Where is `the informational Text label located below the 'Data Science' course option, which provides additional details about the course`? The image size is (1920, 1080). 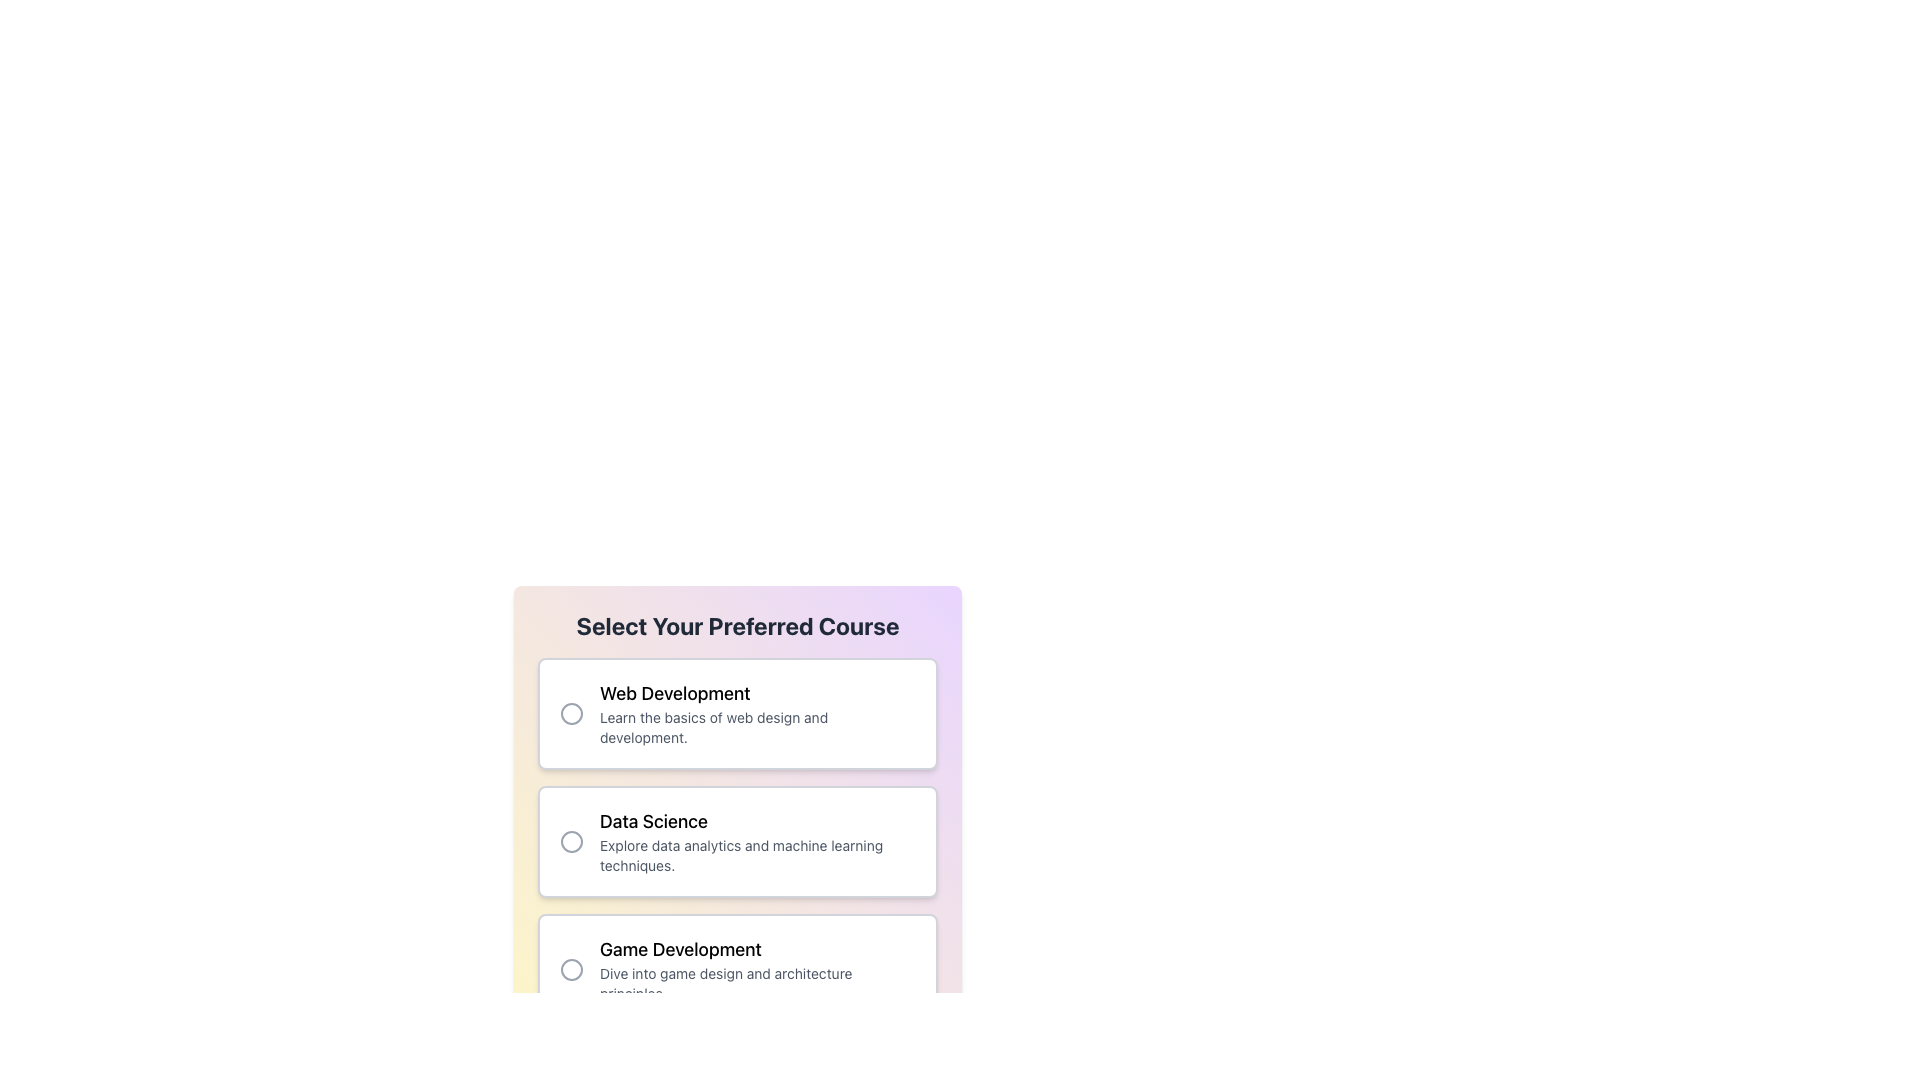 the informational Text label located below the 'Data Science' course option, which provides additional details about the course is located at coordinates (757, 855).